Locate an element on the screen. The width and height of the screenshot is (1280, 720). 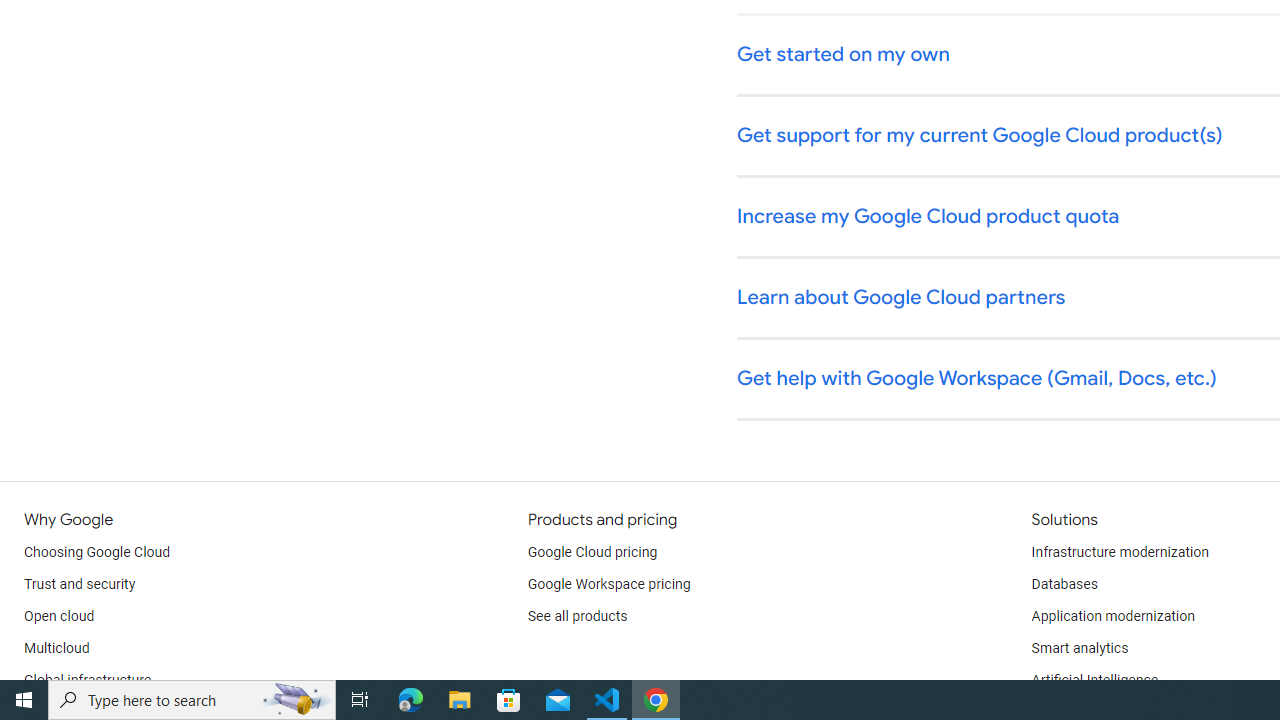
'Smart analytics' is located at coordinates (1078, 649).